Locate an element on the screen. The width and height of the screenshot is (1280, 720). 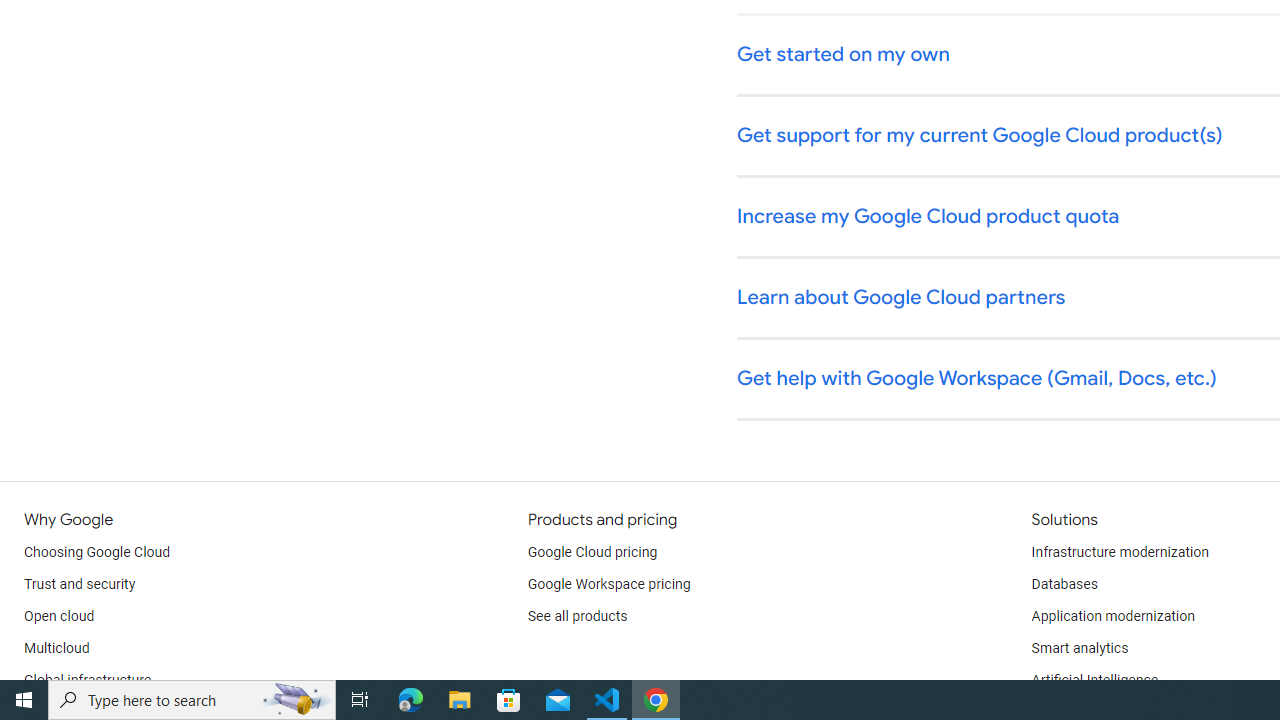
'Smart analytics' is located at coordinates (1078, 649).